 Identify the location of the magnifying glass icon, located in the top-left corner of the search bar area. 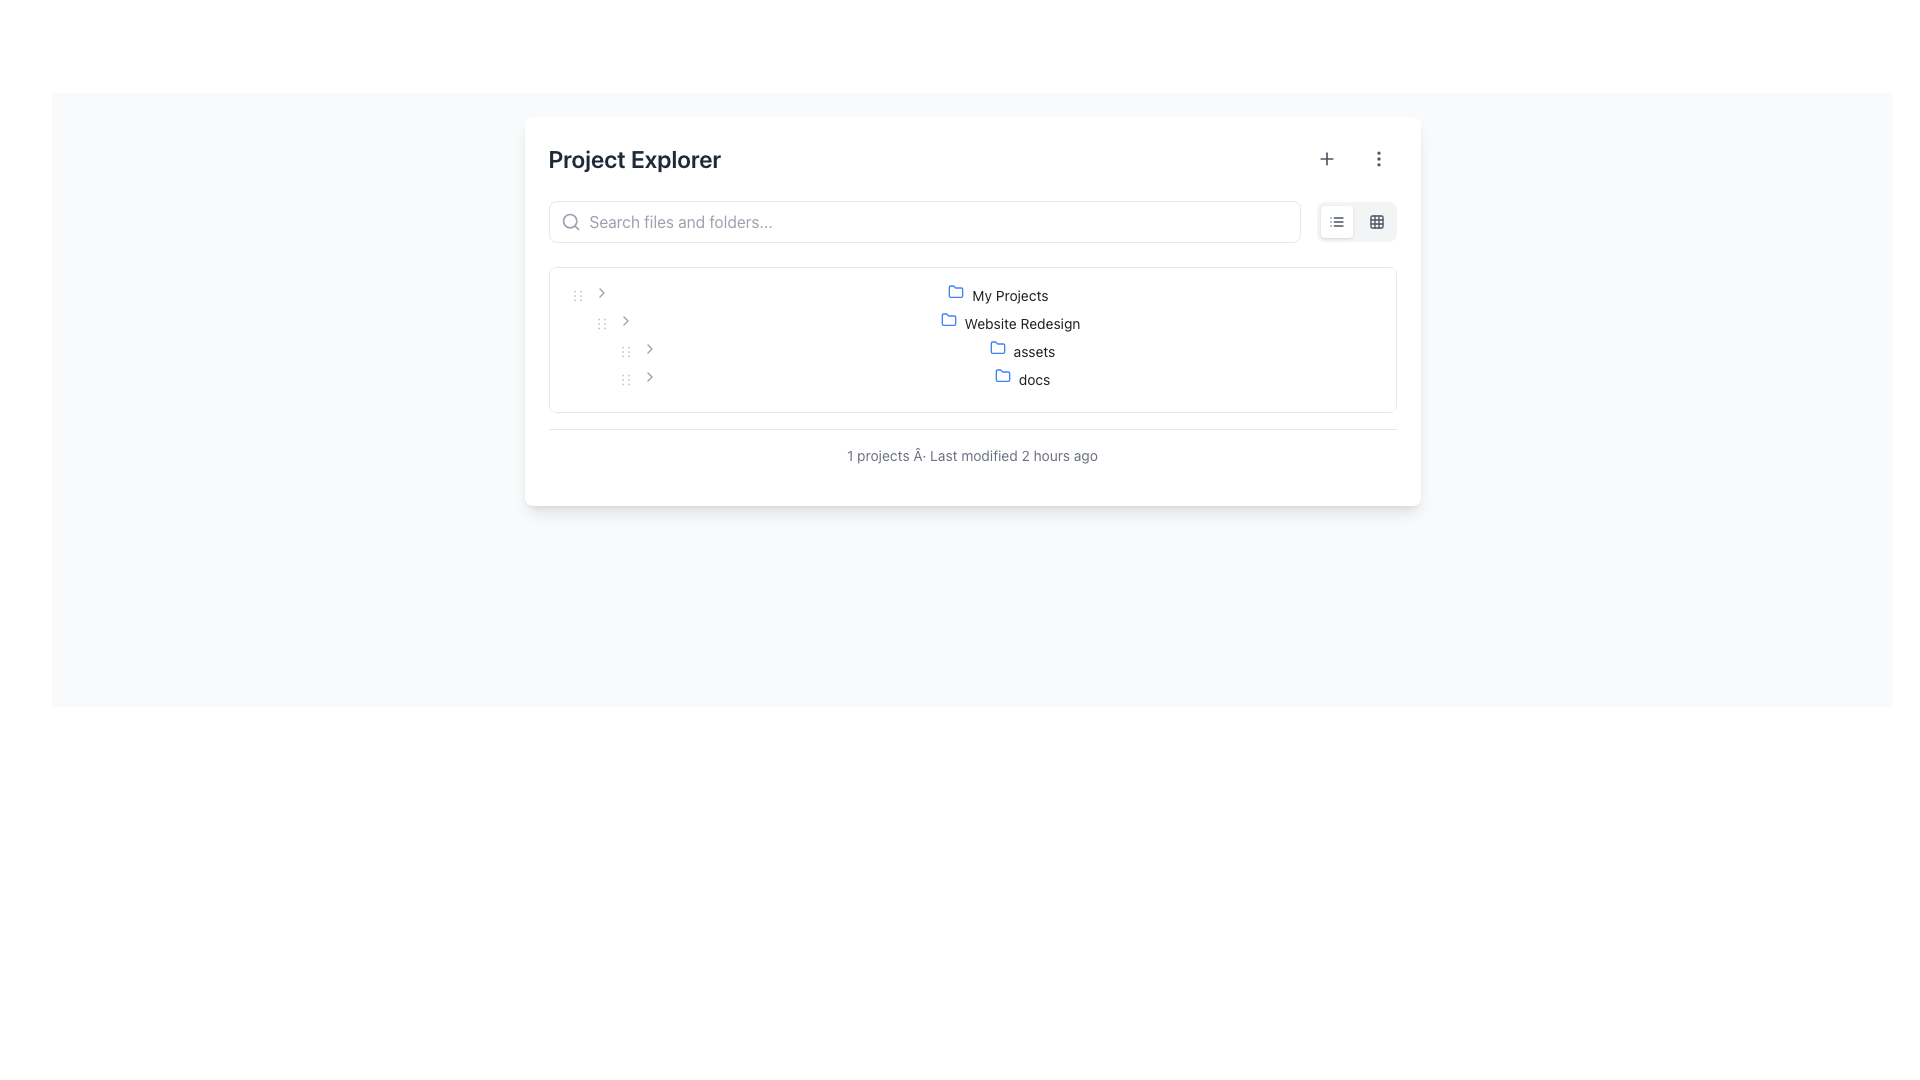
(569, 222).